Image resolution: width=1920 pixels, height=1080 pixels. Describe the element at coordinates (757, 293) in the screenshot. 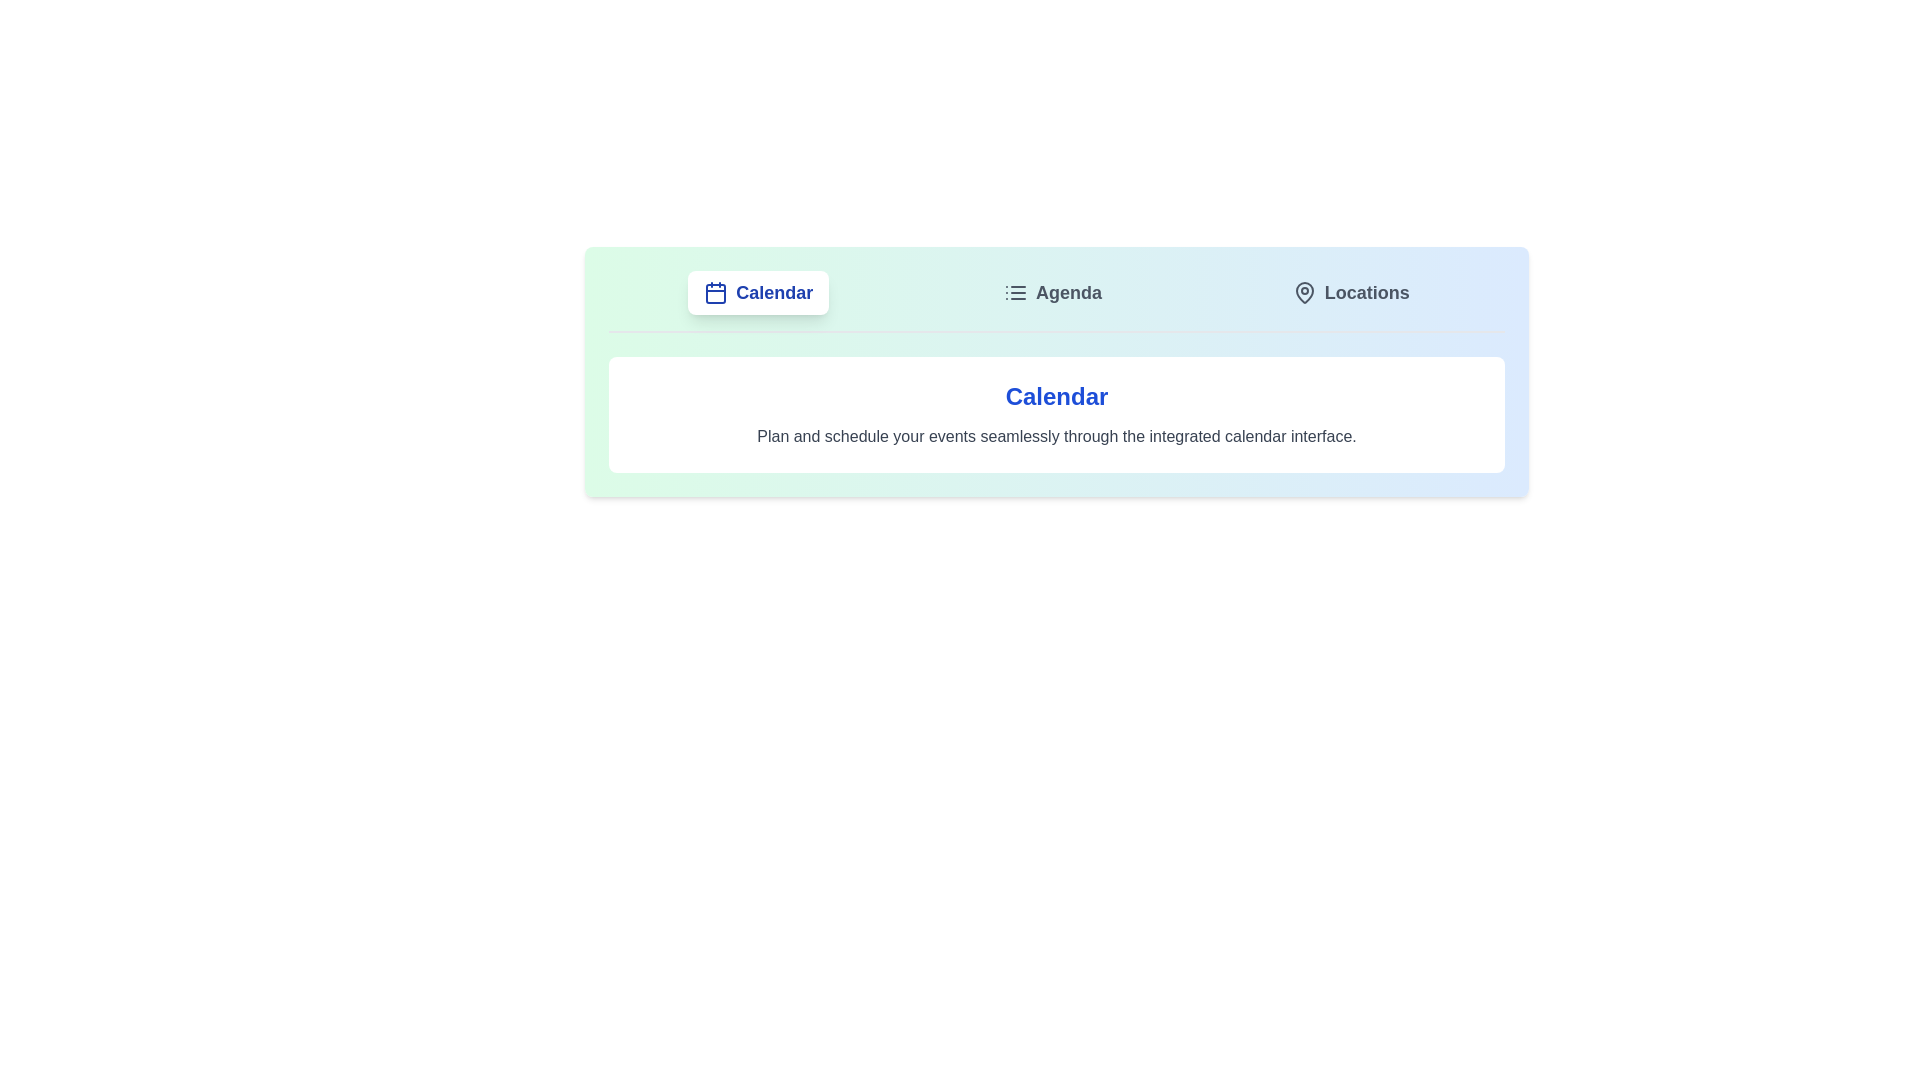

I see `the Calendar tab to view its content` at that location.